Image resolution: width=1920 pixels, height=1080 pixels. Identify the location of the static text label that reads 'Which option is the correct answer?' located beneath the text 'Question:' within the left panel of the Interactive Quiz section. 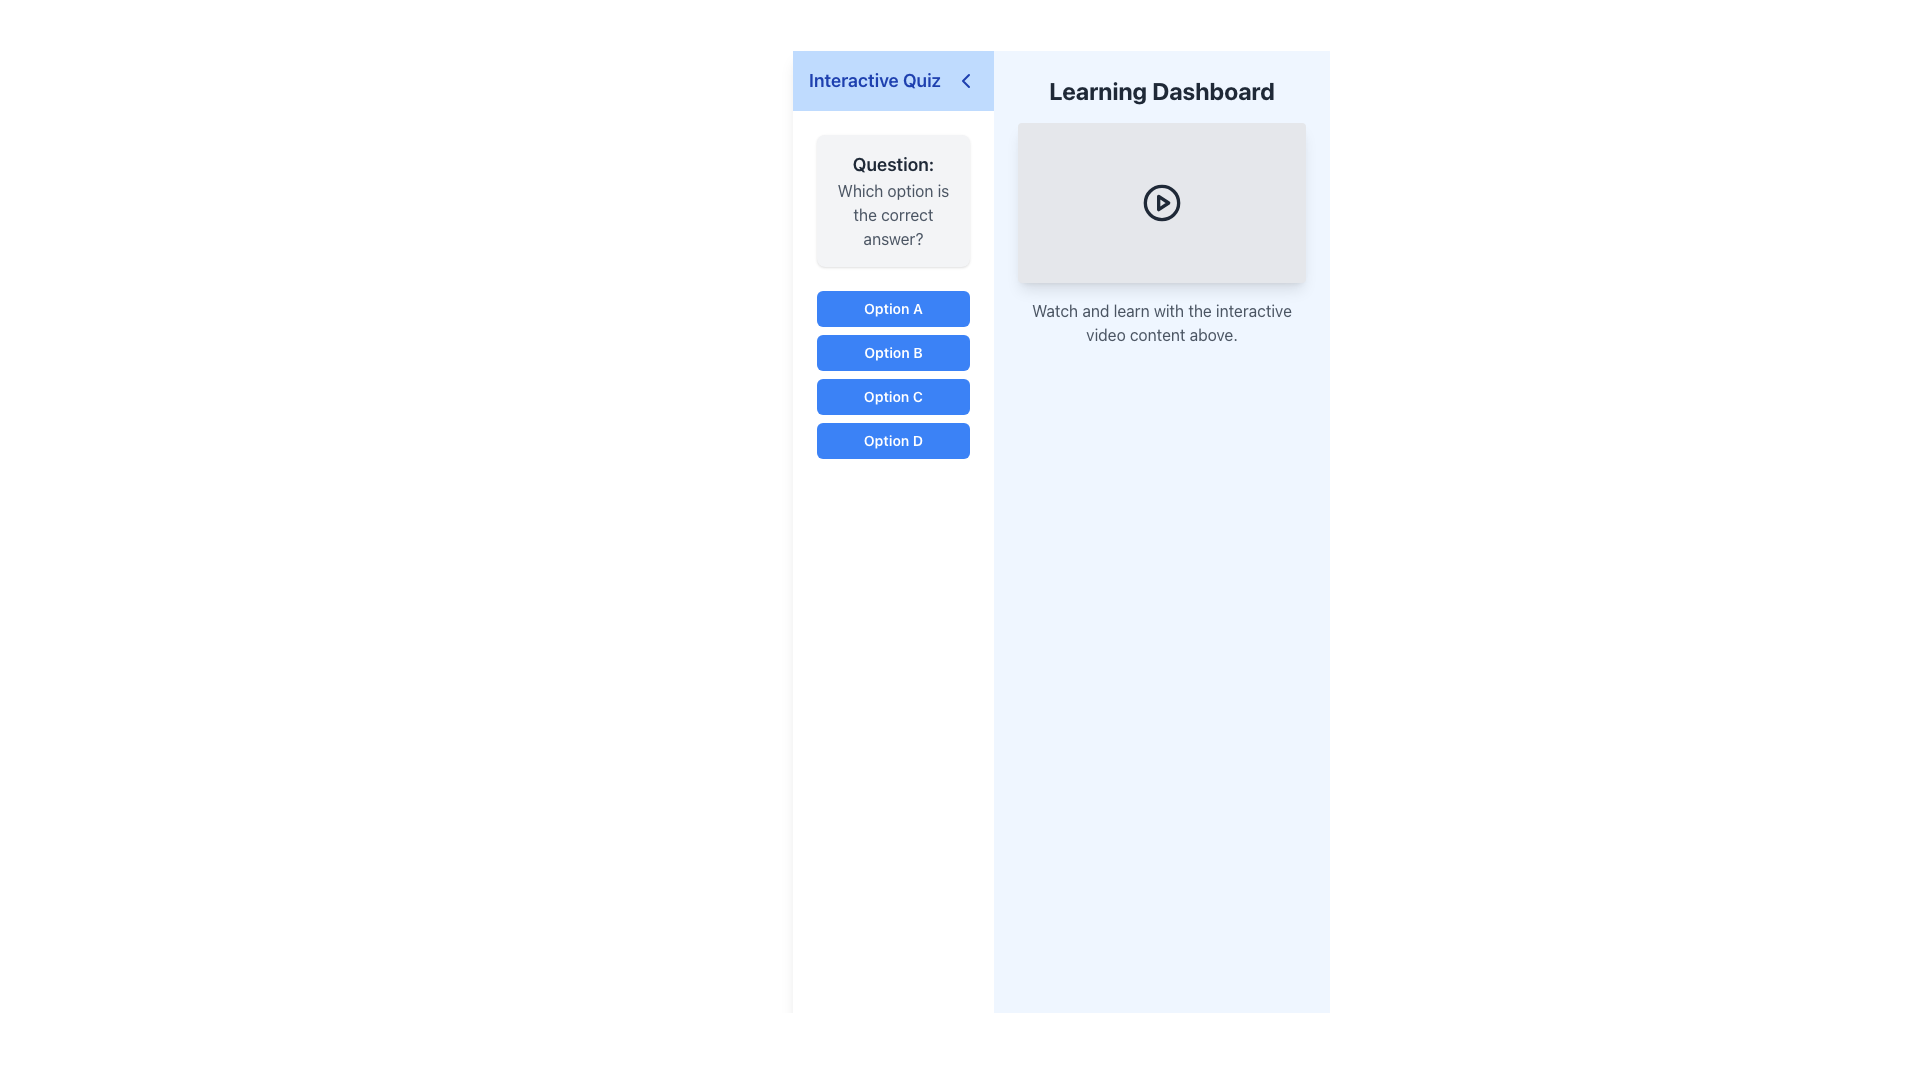
(892, 215).